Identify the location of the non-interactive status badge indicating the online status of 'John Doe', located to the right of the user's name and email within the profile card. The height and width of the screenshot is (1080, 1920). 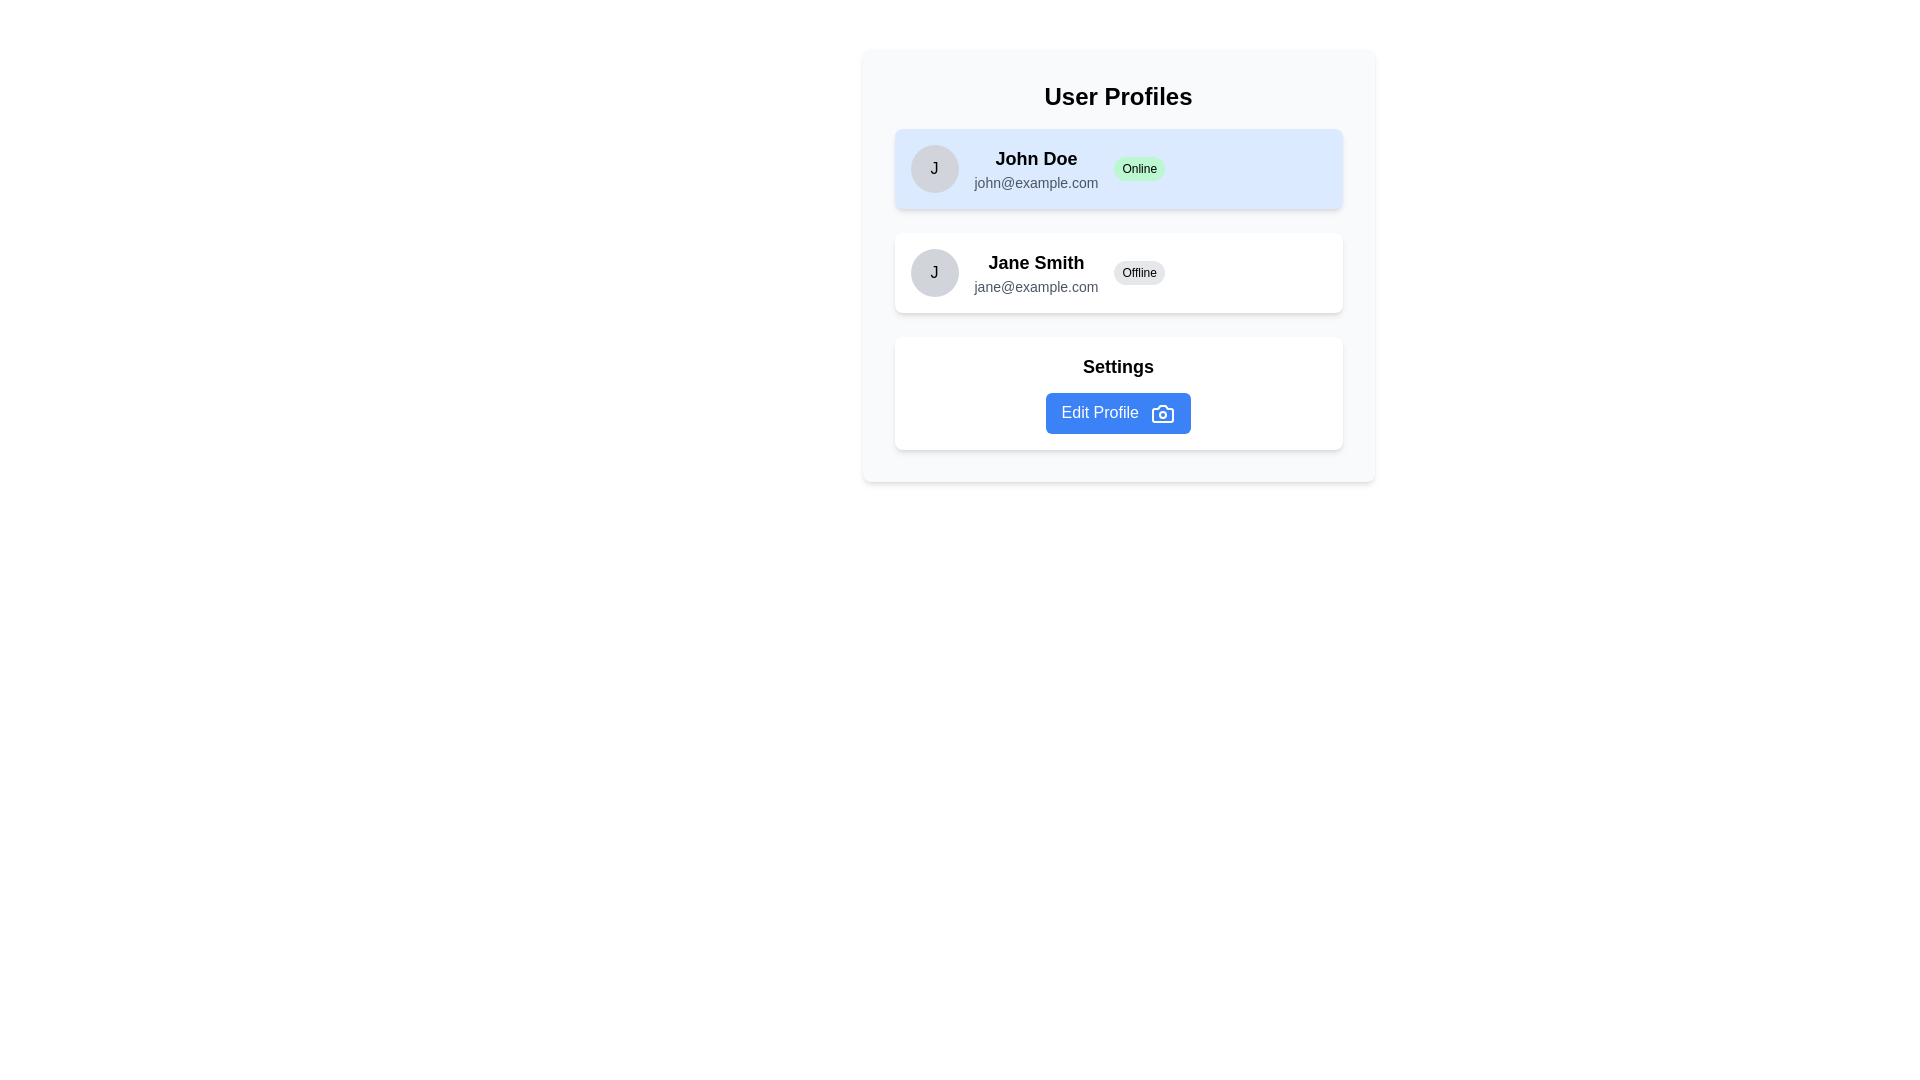
(1139, 168).